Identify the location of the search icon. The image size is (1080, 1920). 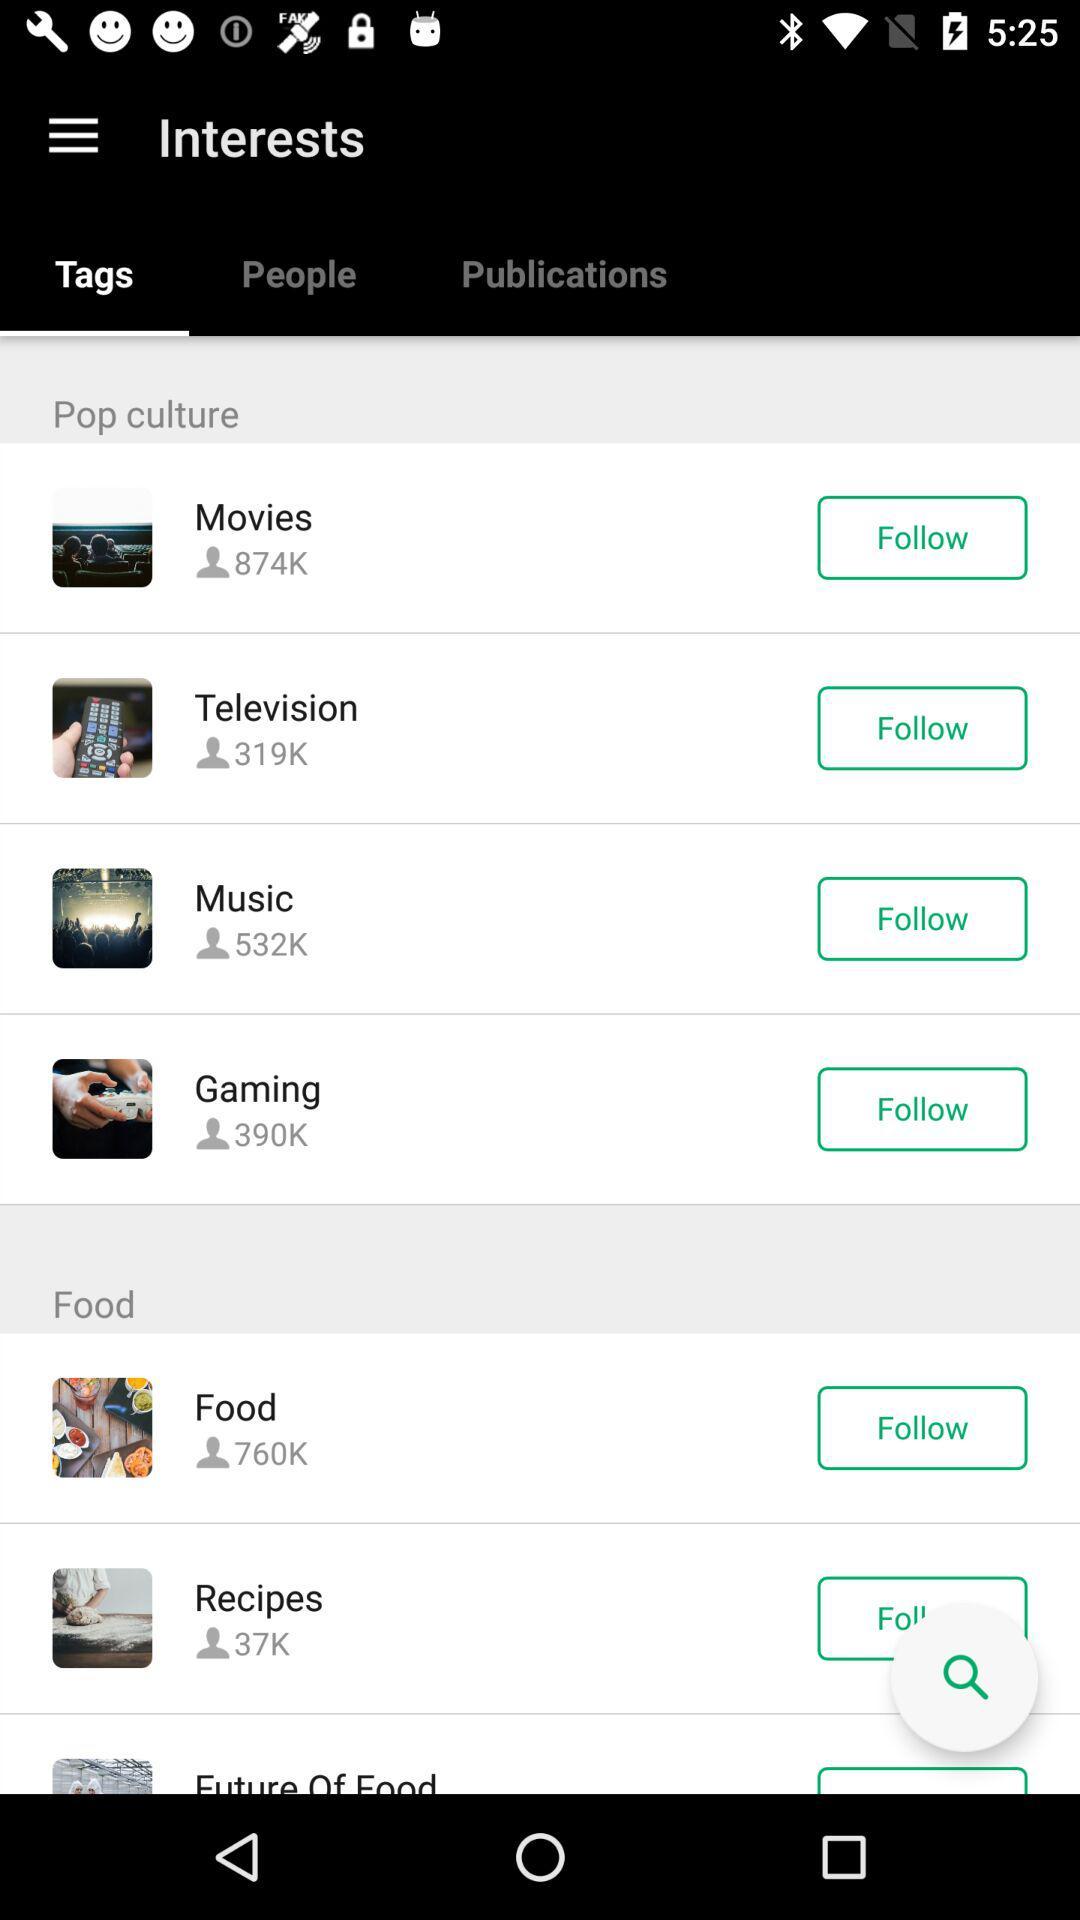
(963, 1678).